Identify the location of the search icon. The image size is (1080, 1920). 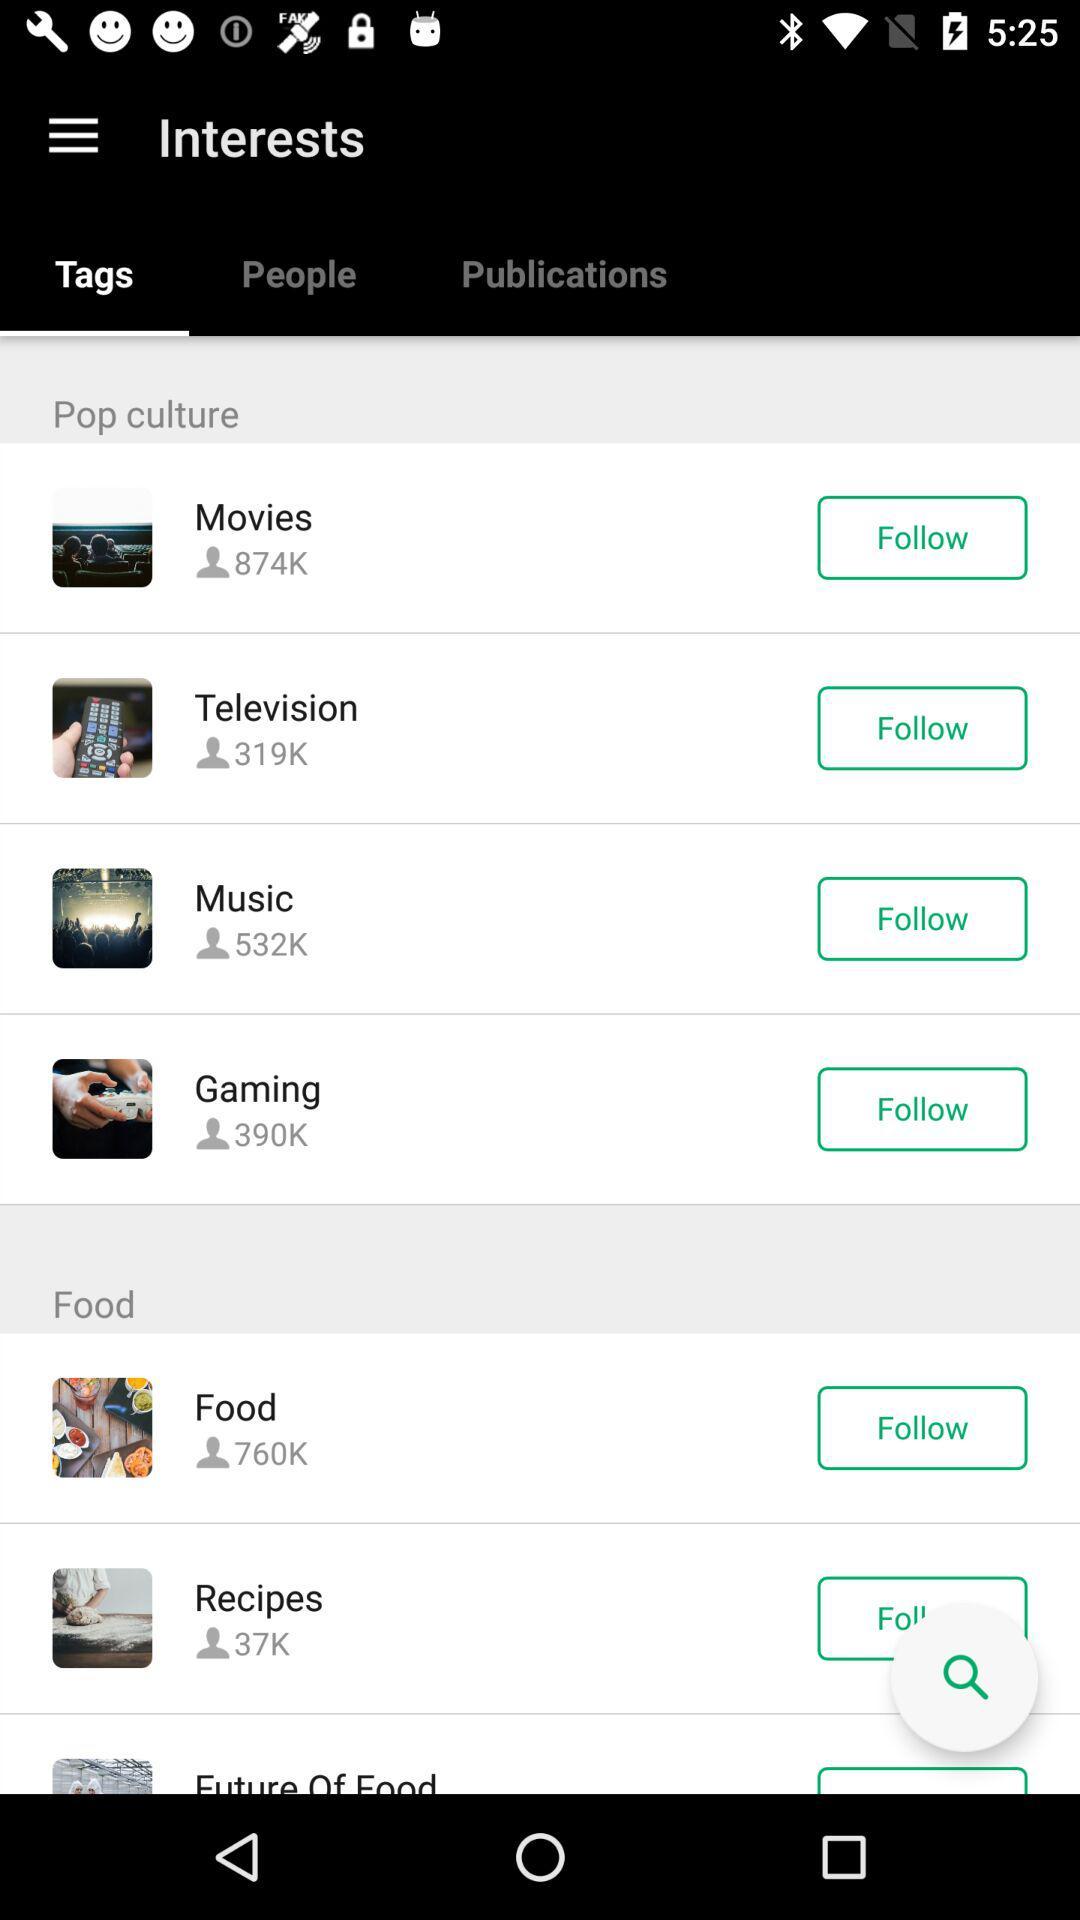
(963, 1678).